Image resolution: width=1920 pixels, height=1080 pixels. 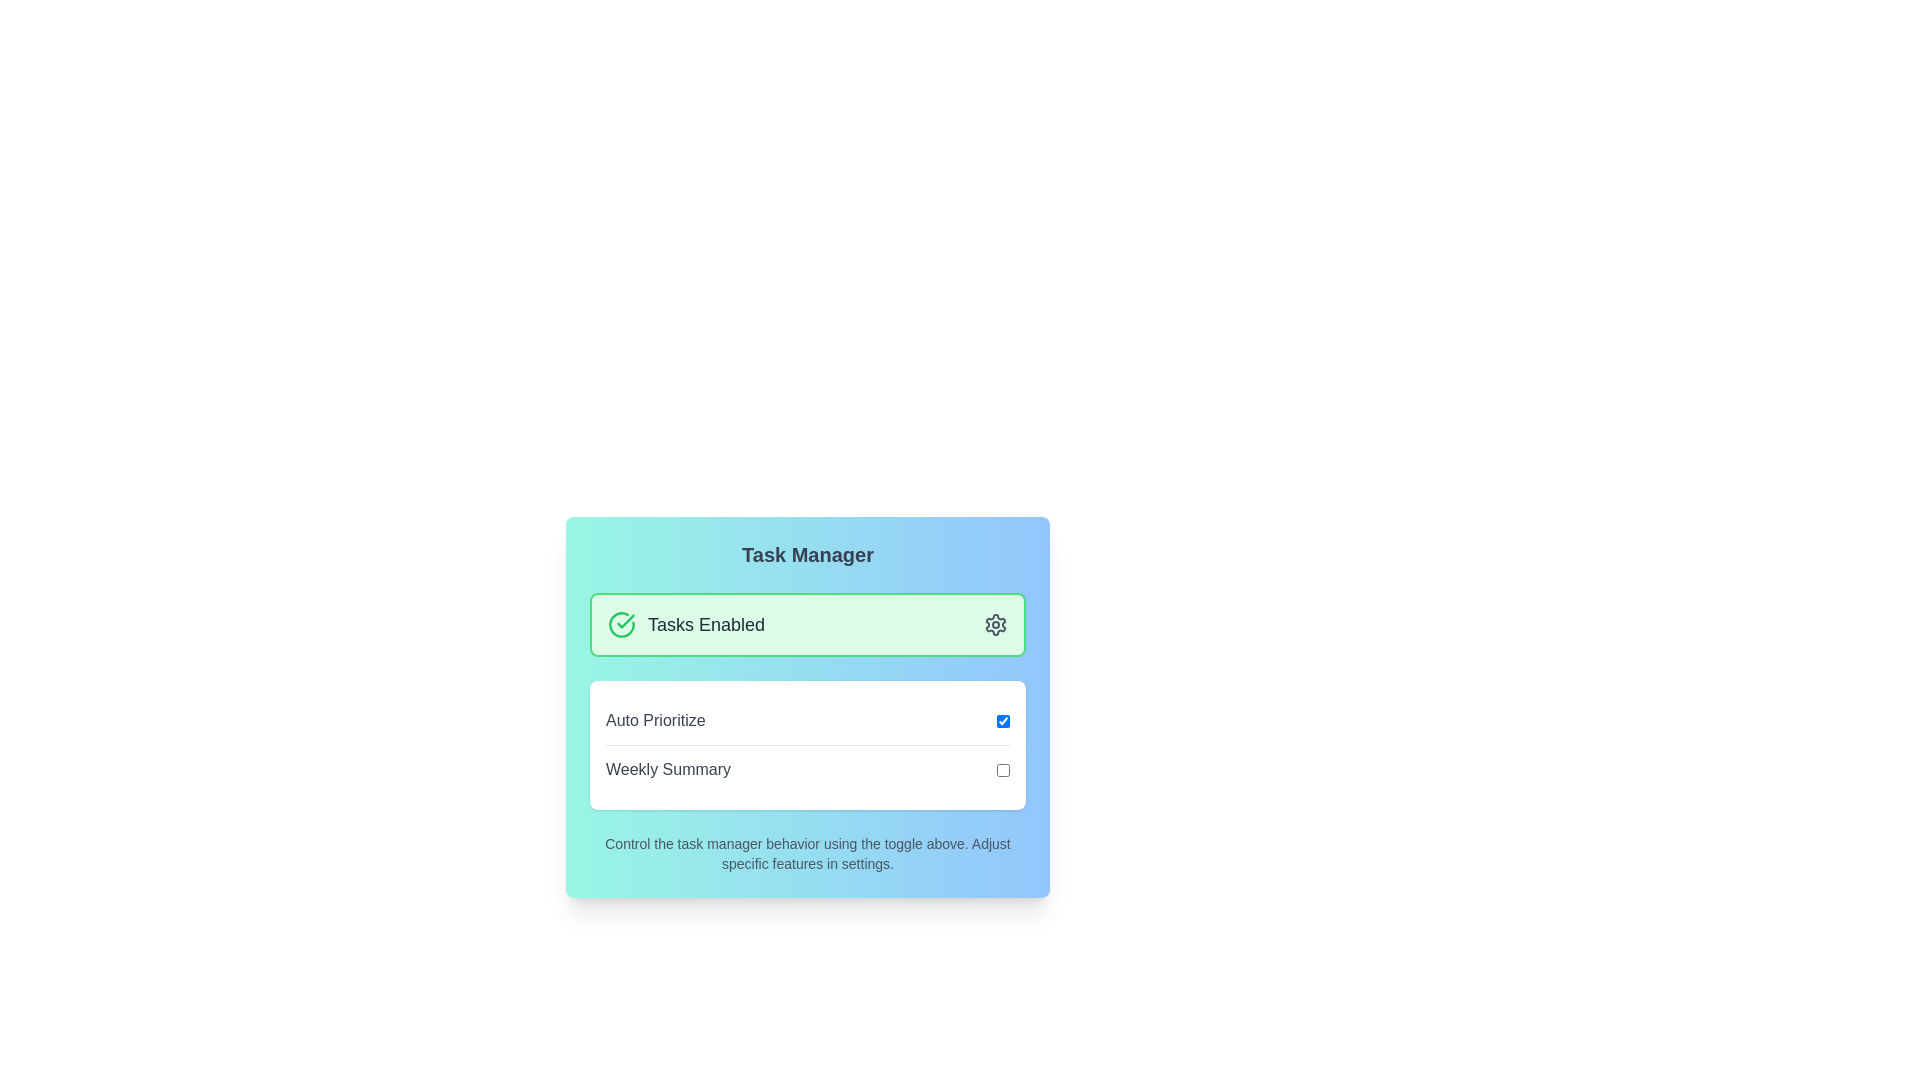 I want to click on the Text label that indicates the enabled state of a feature, positioned between a green circular checkmark icon and a gear icon within the Task Manager card, so click(x=706, y=623).